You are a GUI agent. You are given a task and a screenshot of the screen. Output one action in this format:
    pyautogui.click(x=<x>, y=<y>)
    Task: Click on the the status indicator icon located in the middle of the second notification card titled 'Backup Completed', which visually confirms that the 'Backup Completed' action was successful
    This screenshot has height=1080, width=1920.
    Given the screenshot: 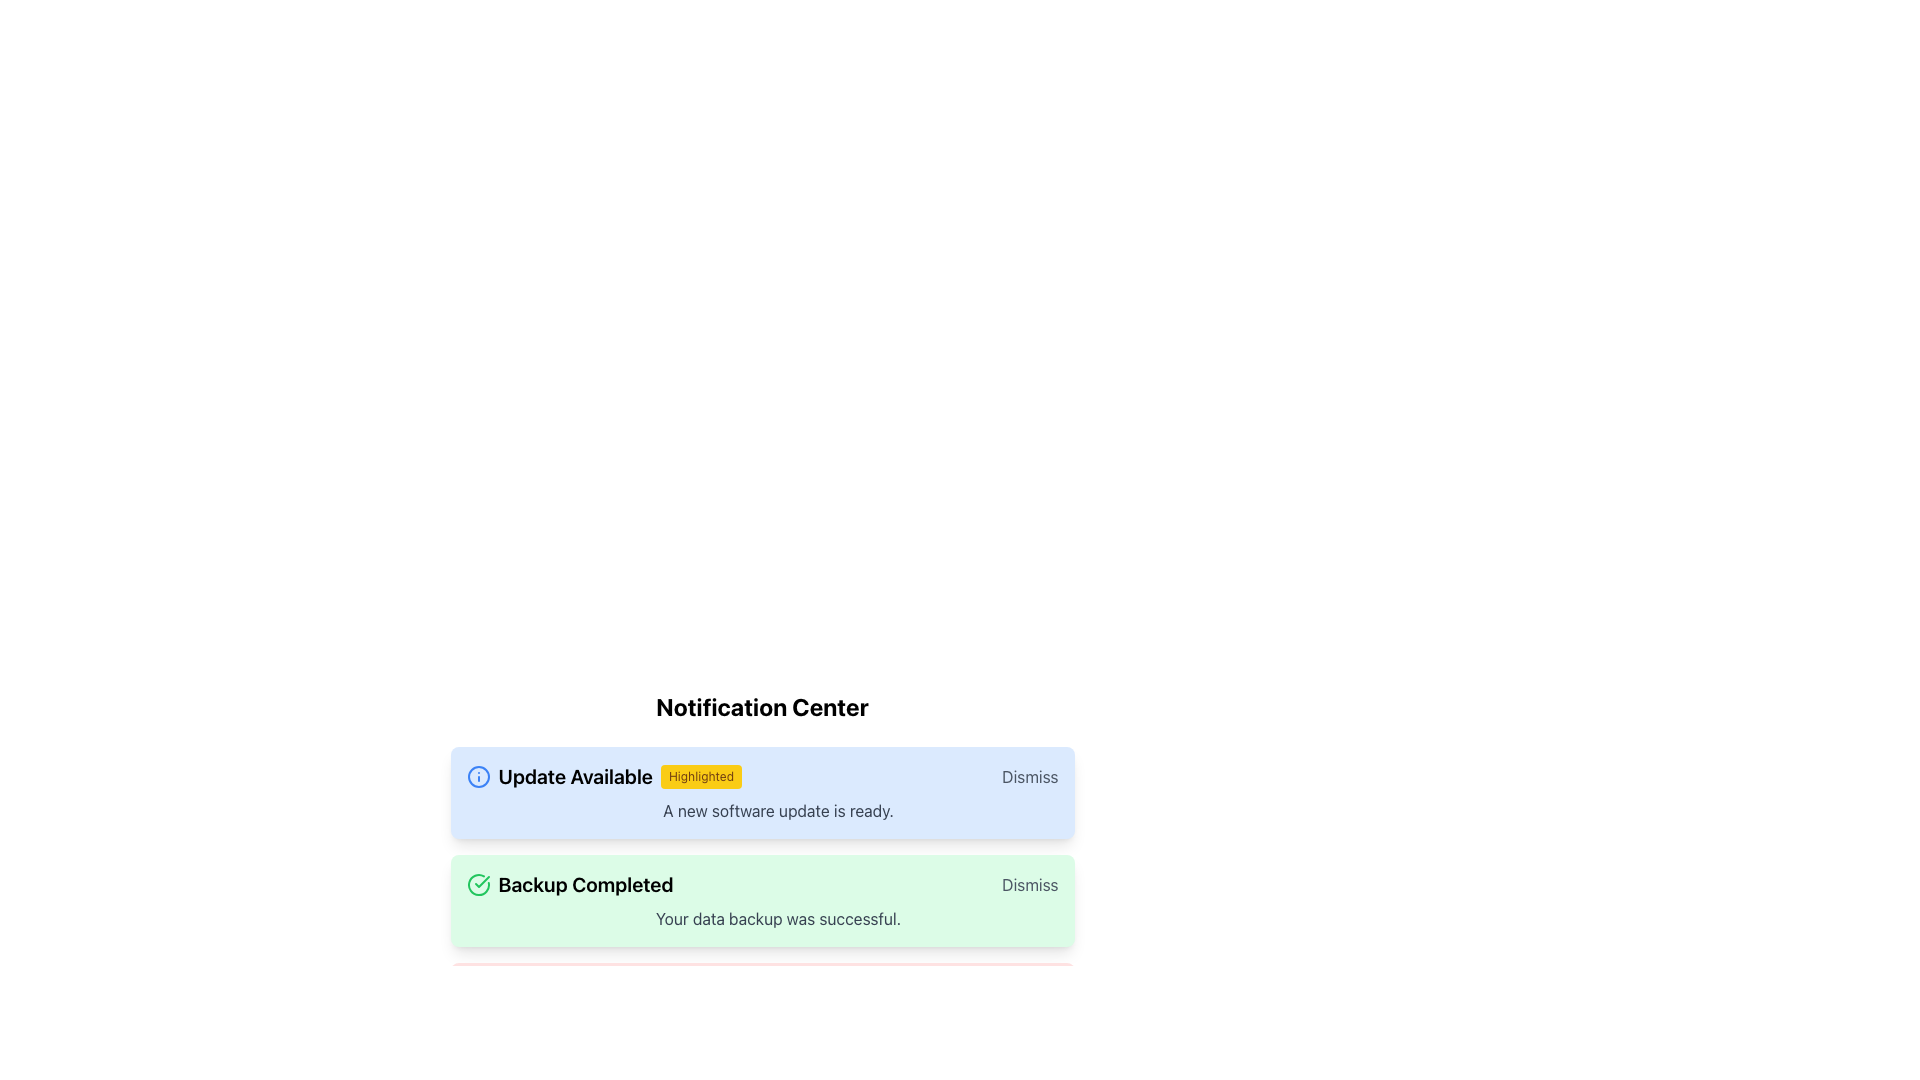 What is the action you would take?
    pyautogui.click(x=477, y=883)
    